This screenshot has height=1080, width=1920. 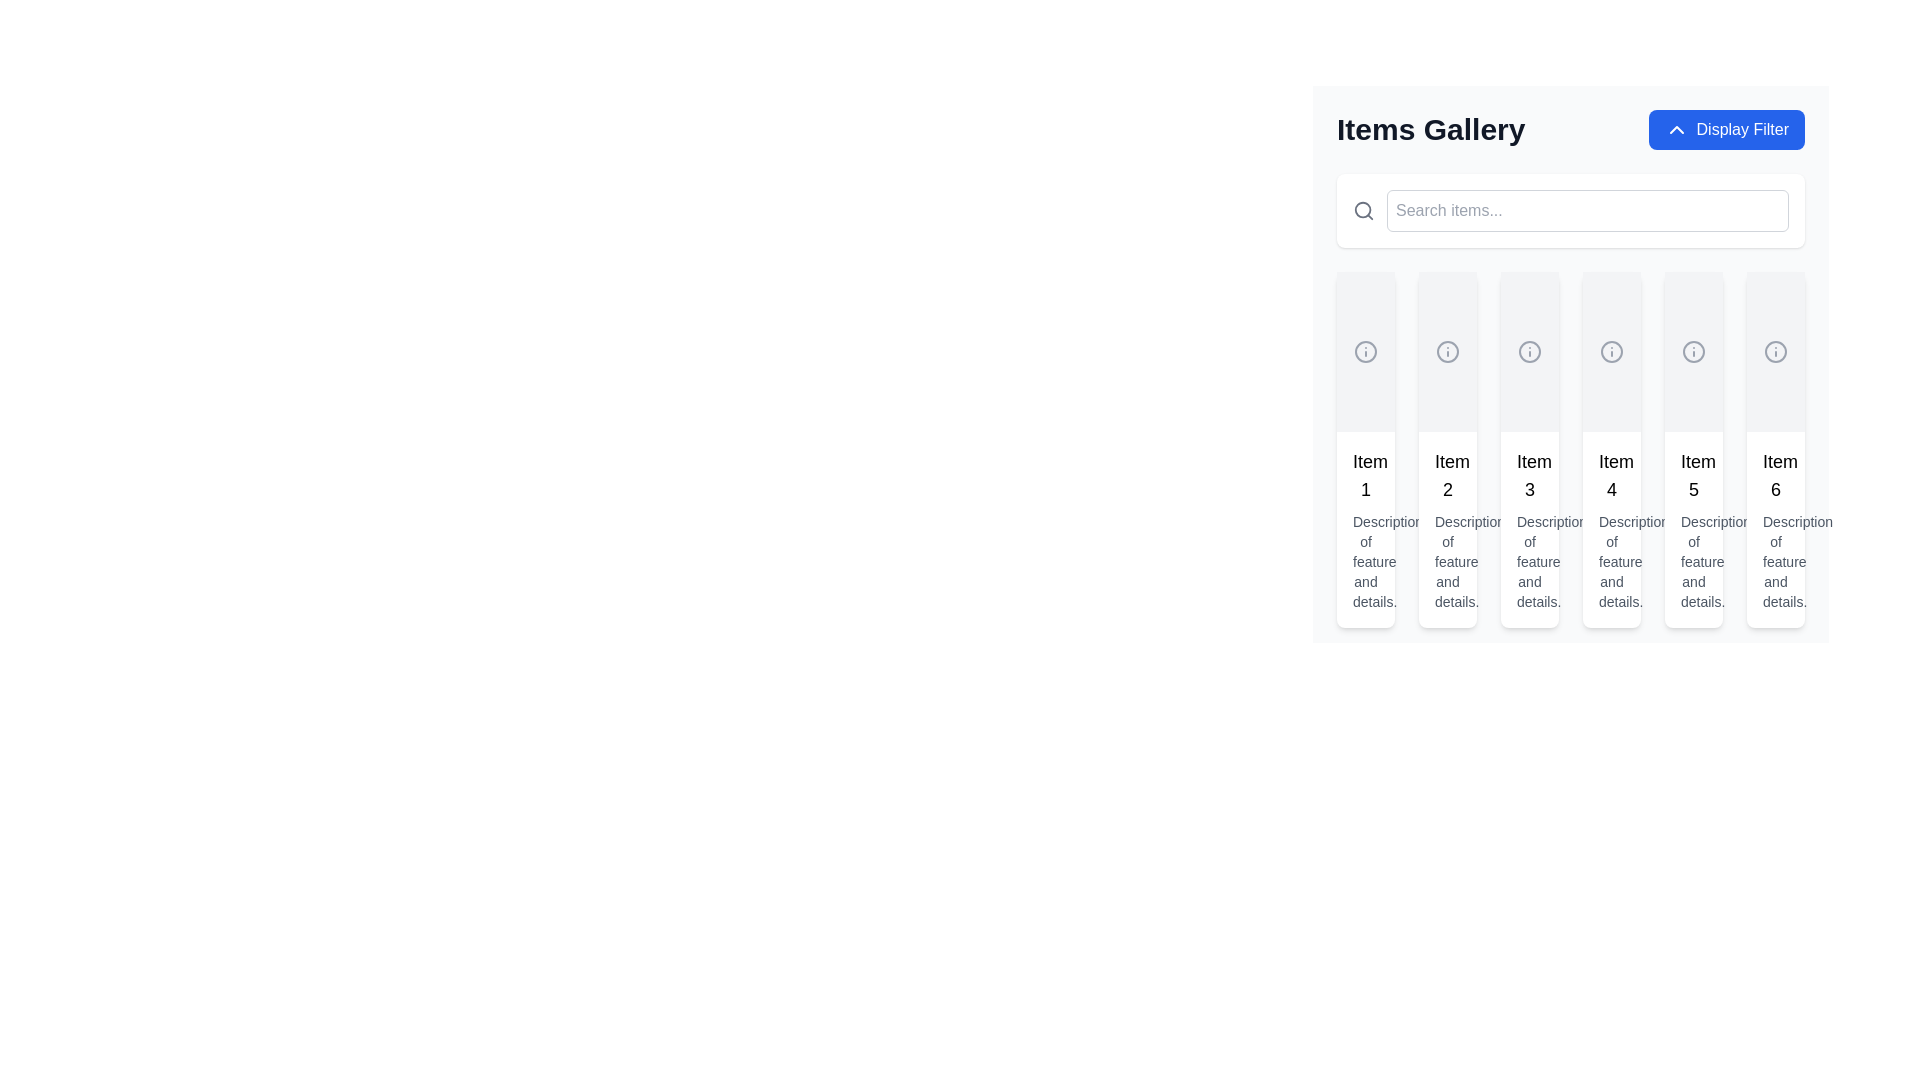 What do you see at coordinates (1612, 450) in the screenshot?
I see `the card located in the first row and the fourth column of the grid, which provides a summary of information about a feature or item` at bounding box center [1612, 450].